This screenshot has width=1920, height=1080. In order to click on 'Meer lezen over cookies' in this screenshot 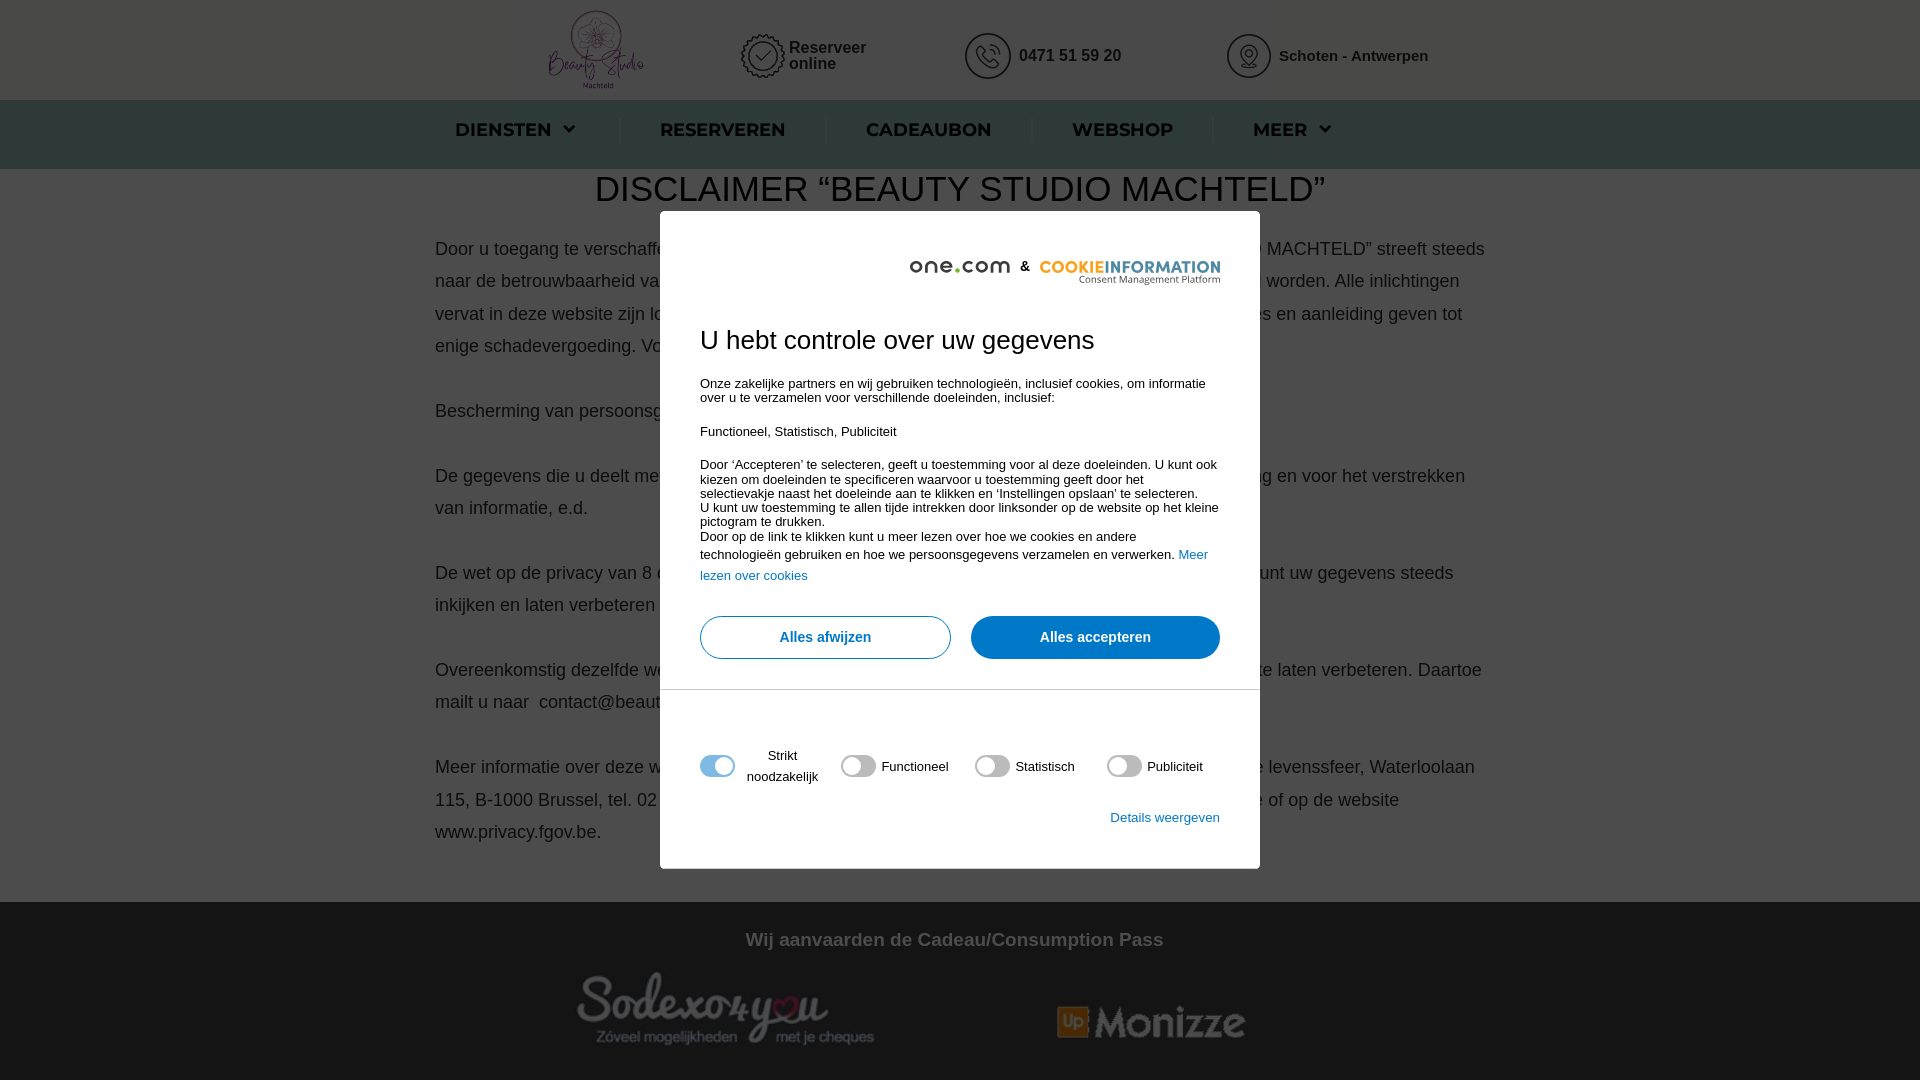, I will do `click(953, 564)`.